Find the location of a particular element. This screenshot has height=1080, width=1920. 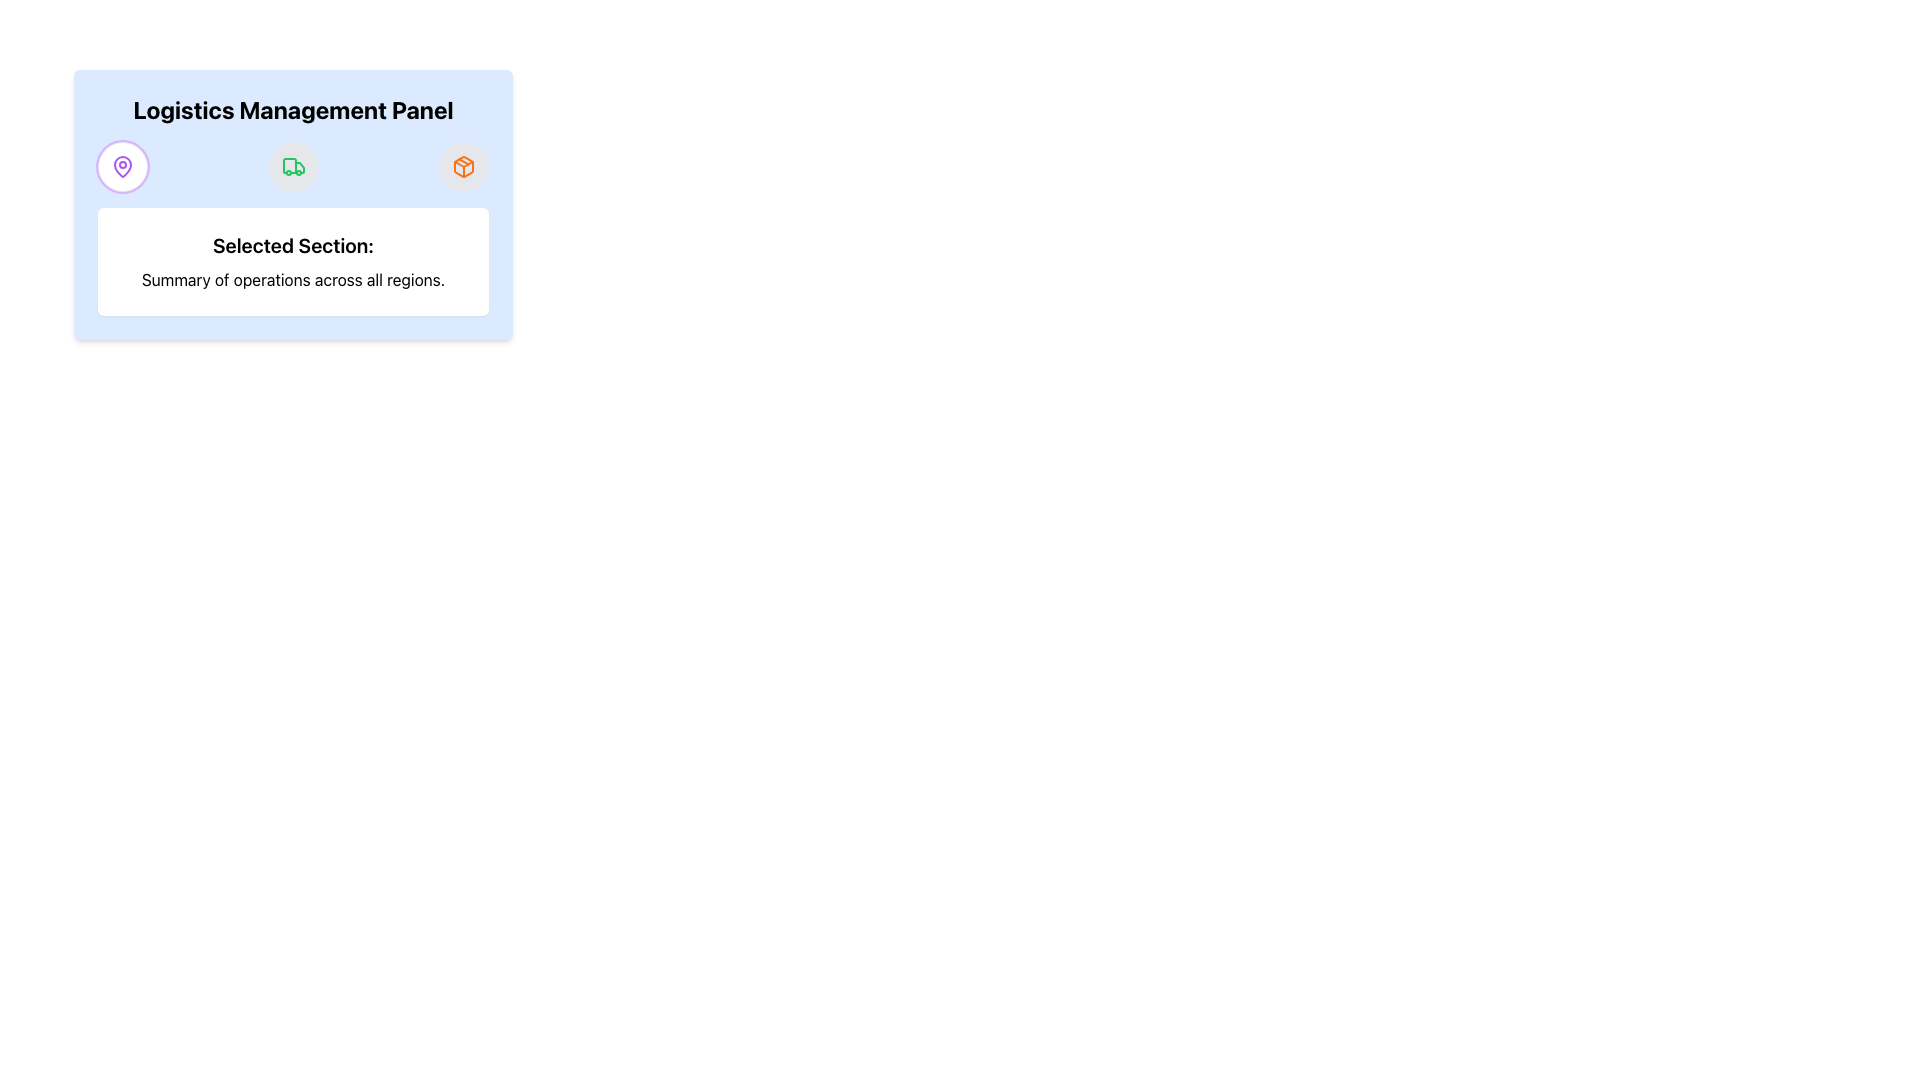

the circular button with a light gray background and a green truck icon is located at coordinates (292, 165).